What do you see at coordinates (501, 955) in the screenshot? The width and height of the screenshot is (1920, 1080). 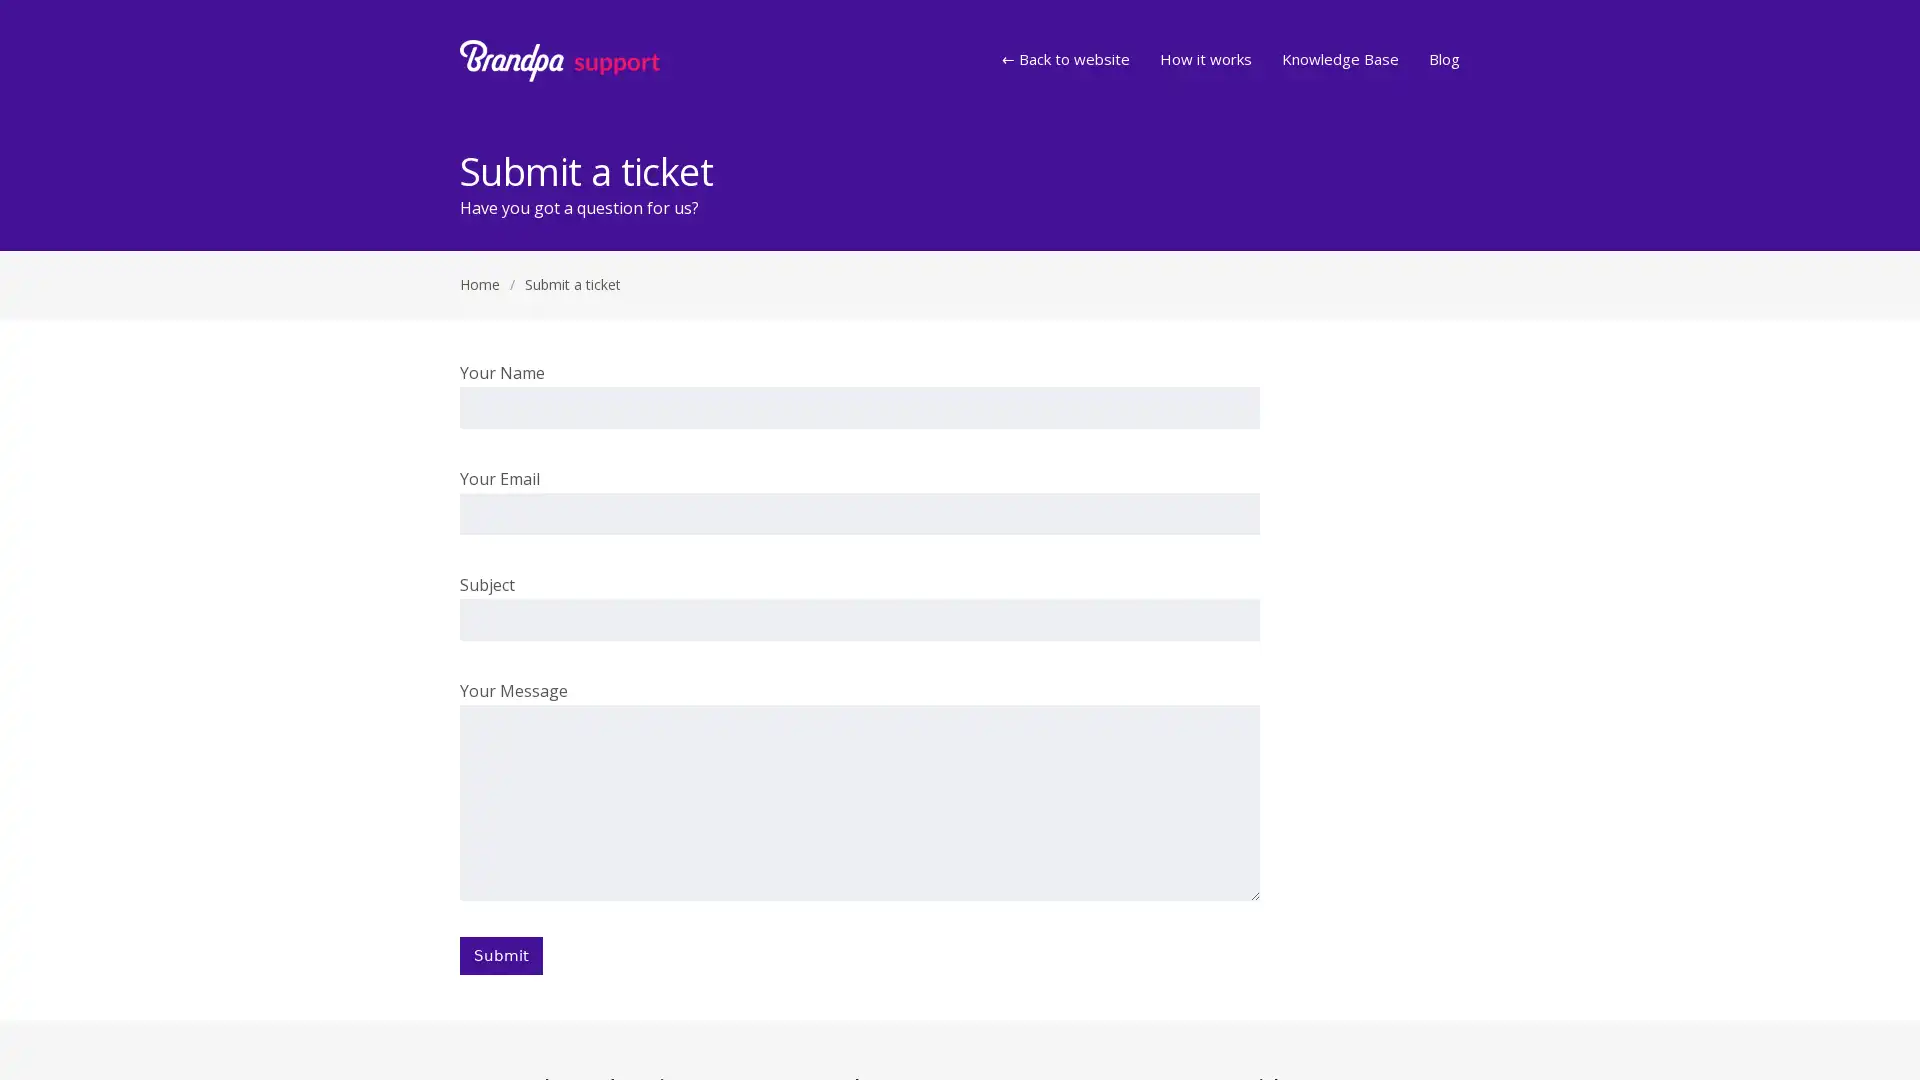 I see `Submit` at bounding box center [501, 955].